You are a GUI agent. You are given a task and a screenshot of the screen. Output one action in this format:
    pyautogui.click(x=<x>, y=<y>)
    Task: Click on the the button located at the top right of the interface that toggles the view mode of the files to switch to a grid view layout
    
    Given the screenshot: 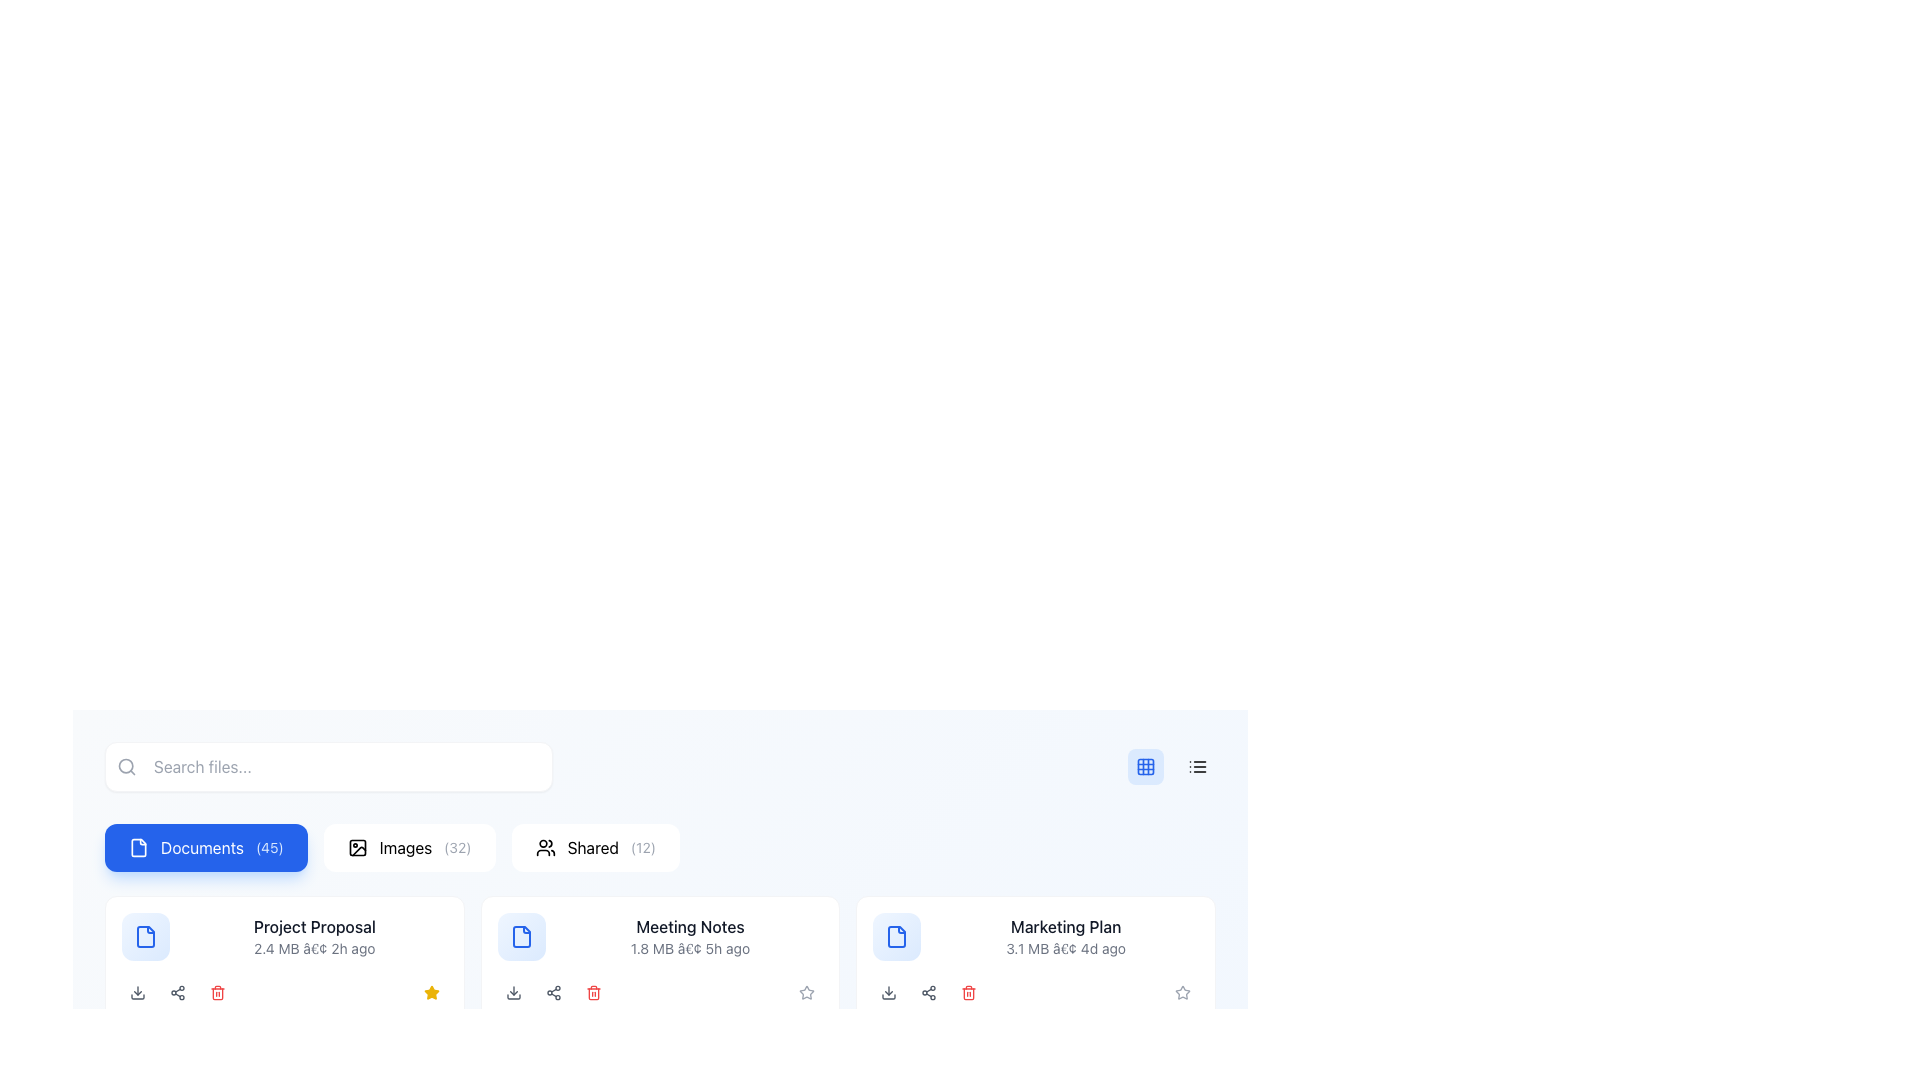 What is the action you would take?
    pyautogui.click(x=1146, y=766)
    